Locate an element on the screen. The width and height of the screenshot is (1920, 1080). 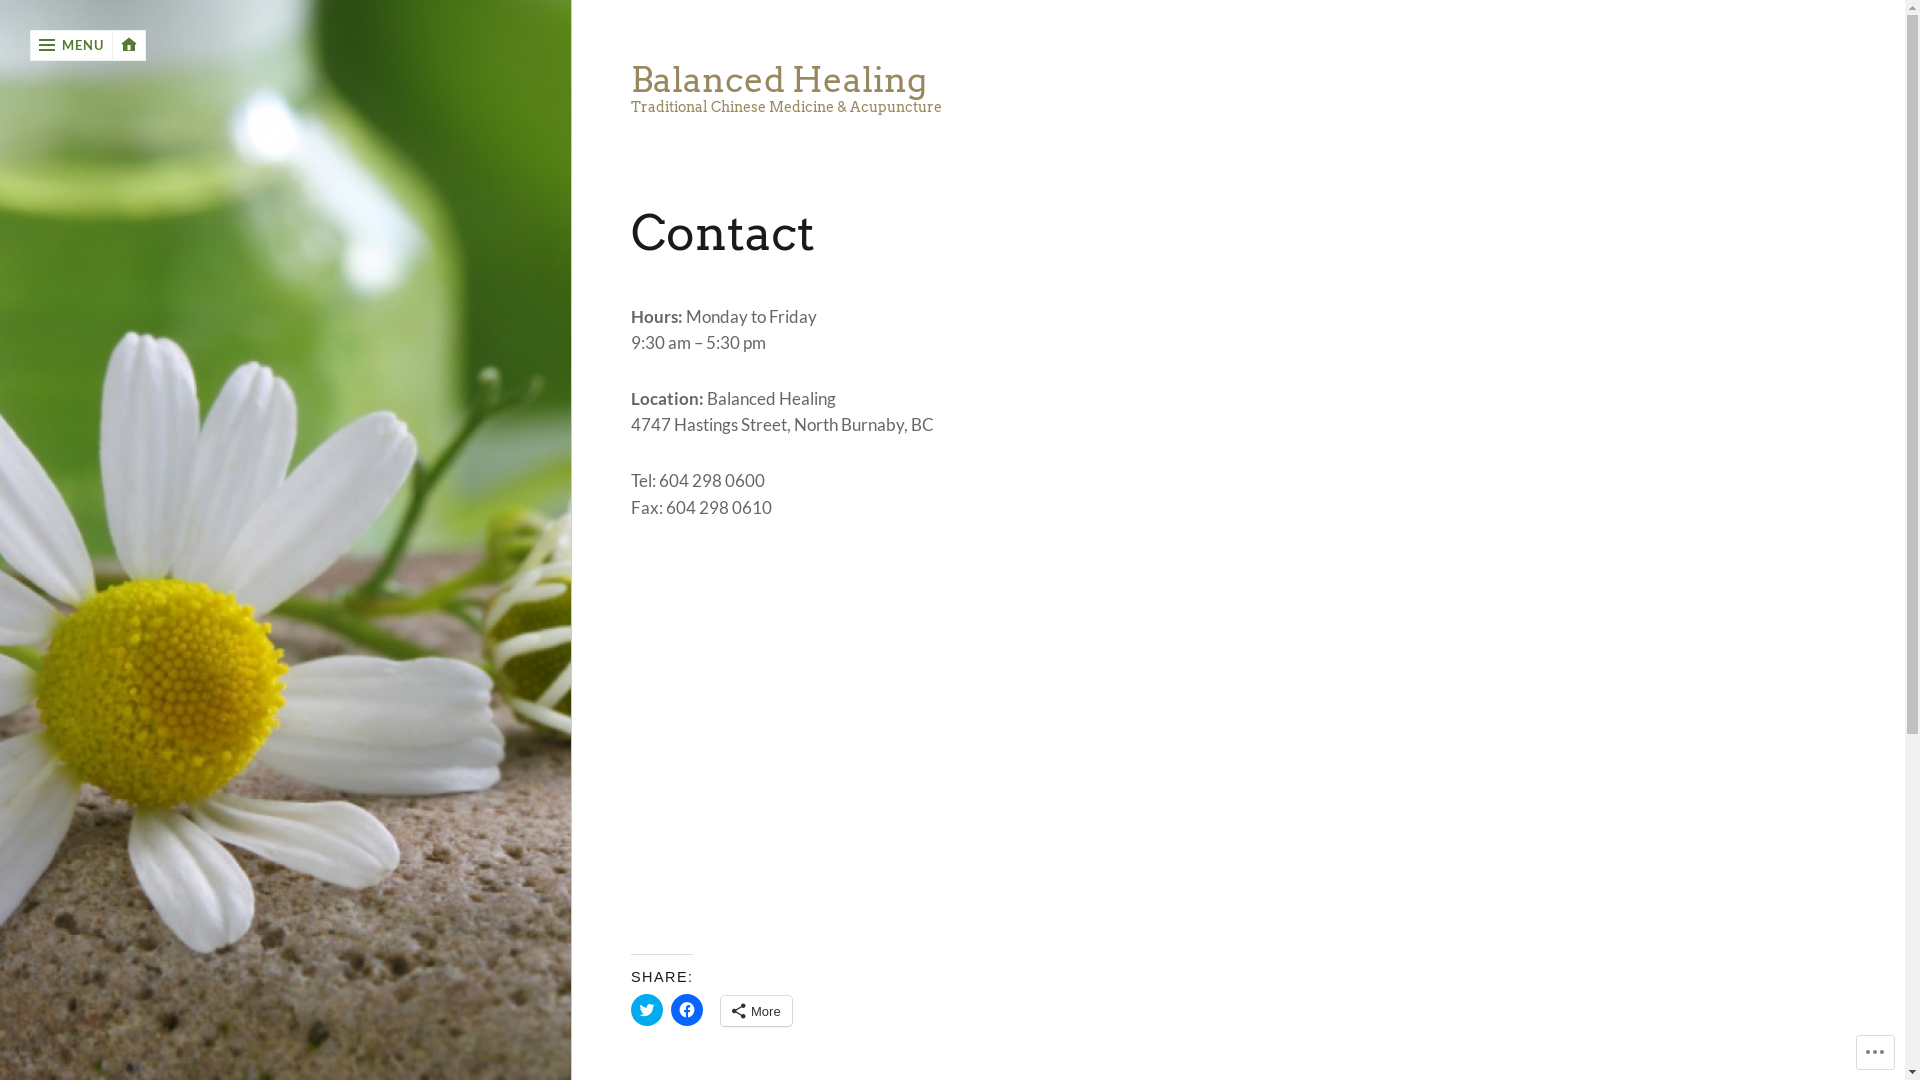
'Click to share on Facebook (Opens in new window)' is located at coordinates (686, 1010).